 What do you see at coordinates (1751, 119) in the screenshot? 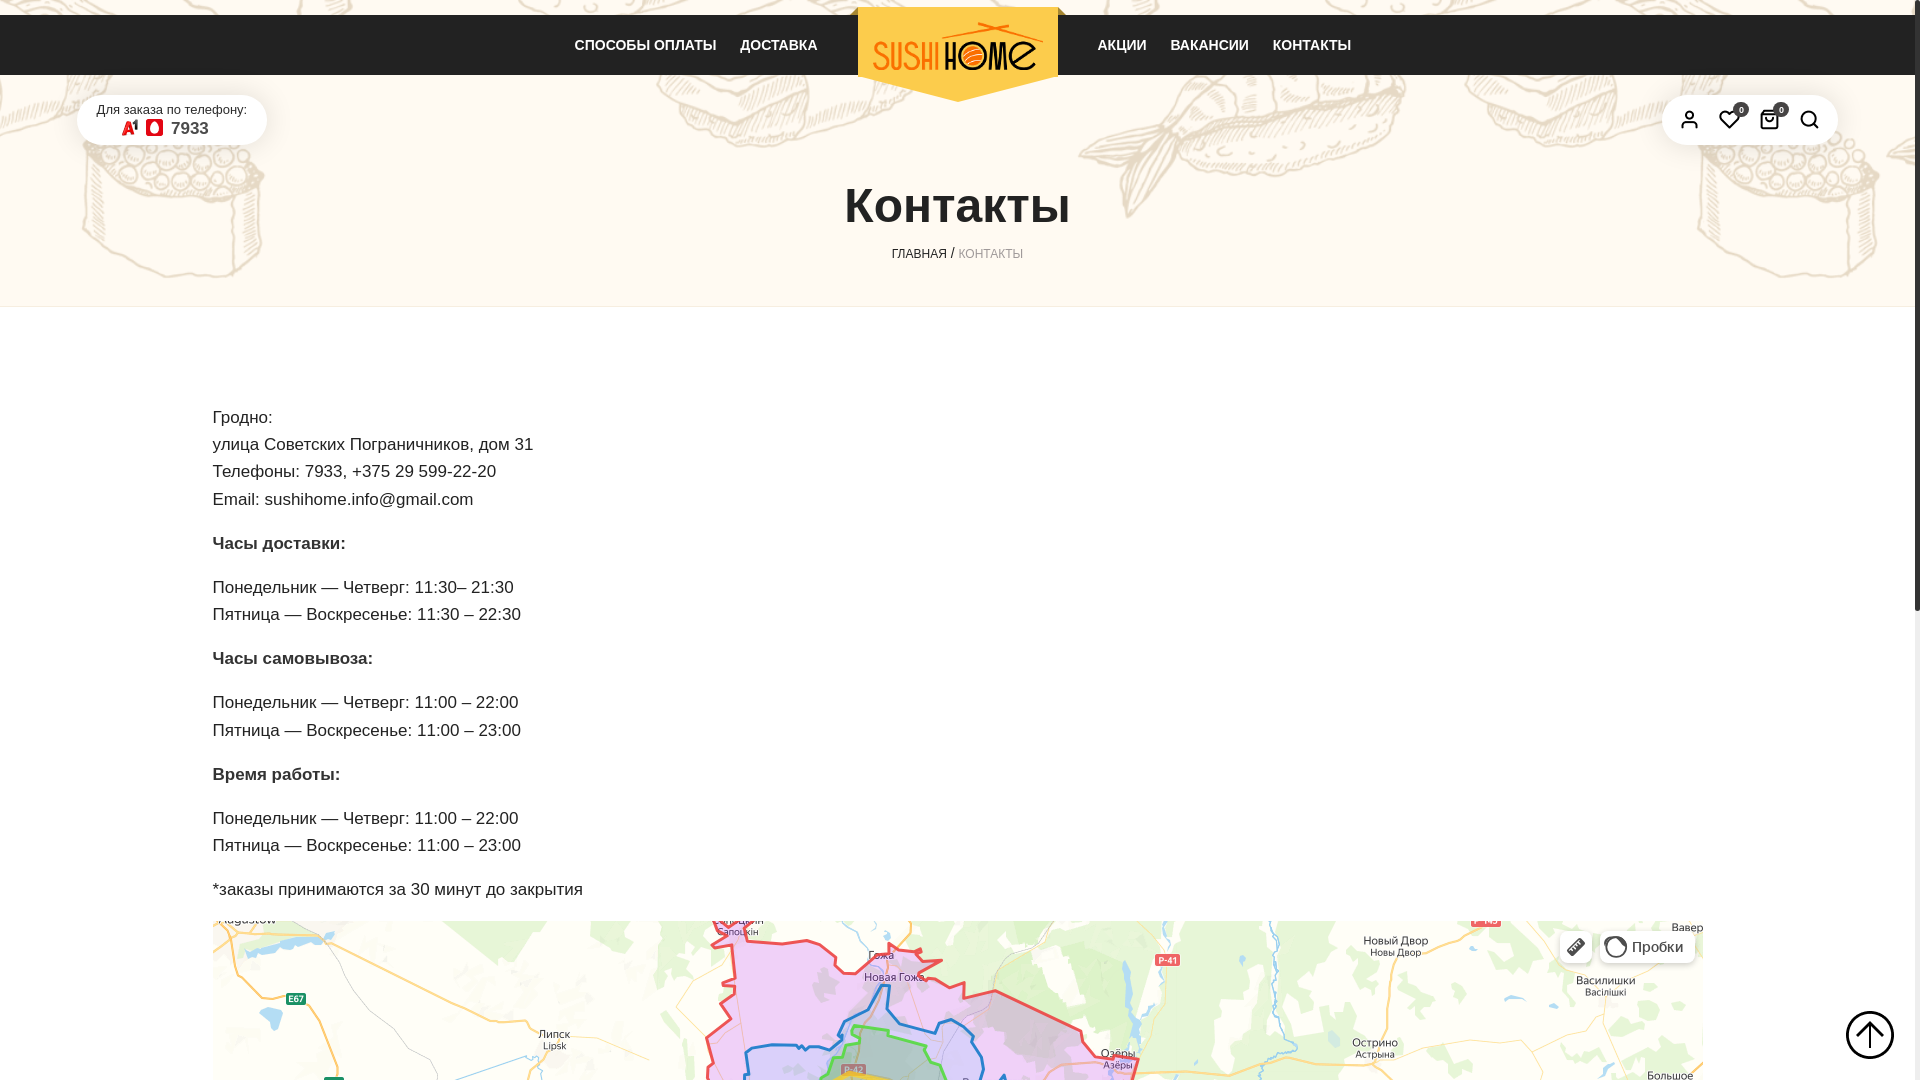
I see `'0'` at bounding box center [1751, 119].